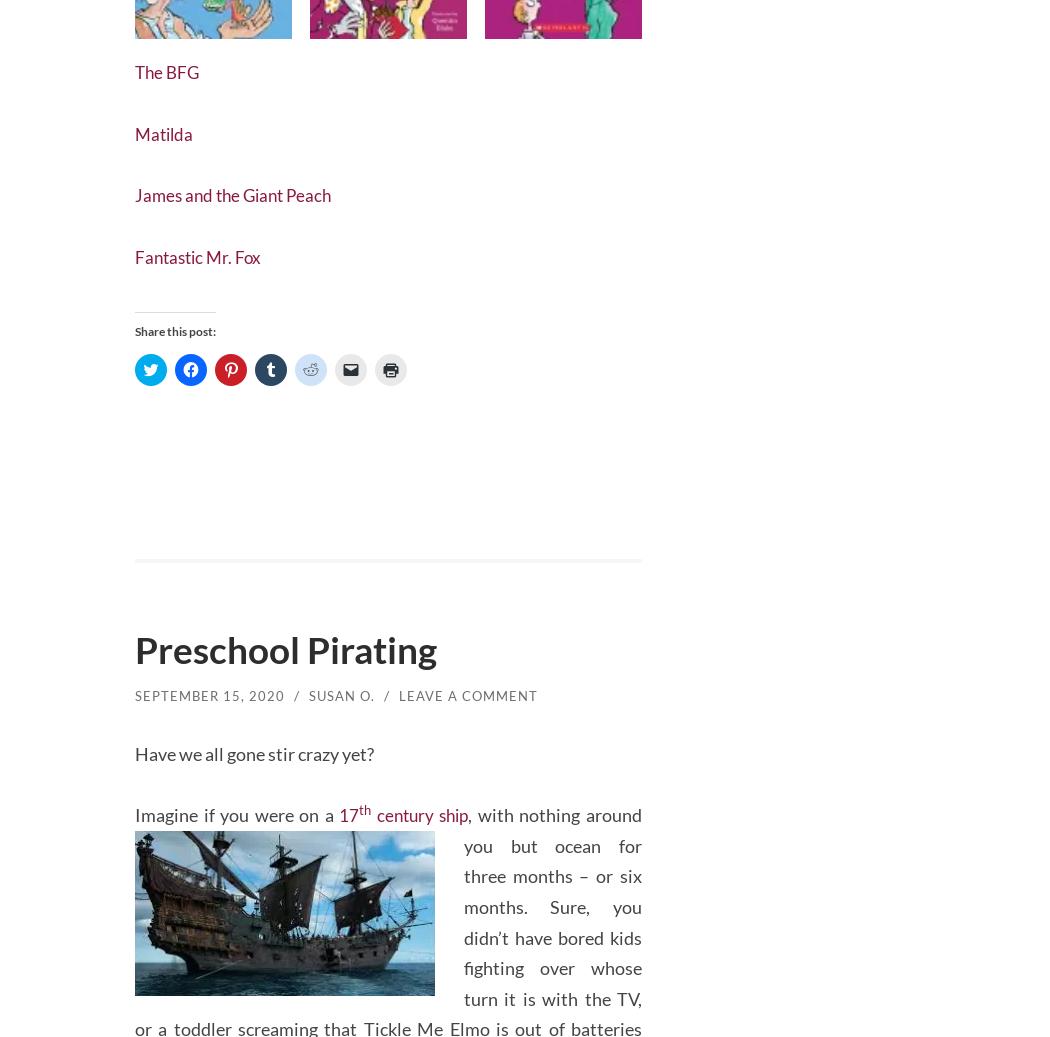  Describe the element at coordinates (254, 747) in the screenshot. I see `'Have we all gone stir crazy yet?'` at that location.